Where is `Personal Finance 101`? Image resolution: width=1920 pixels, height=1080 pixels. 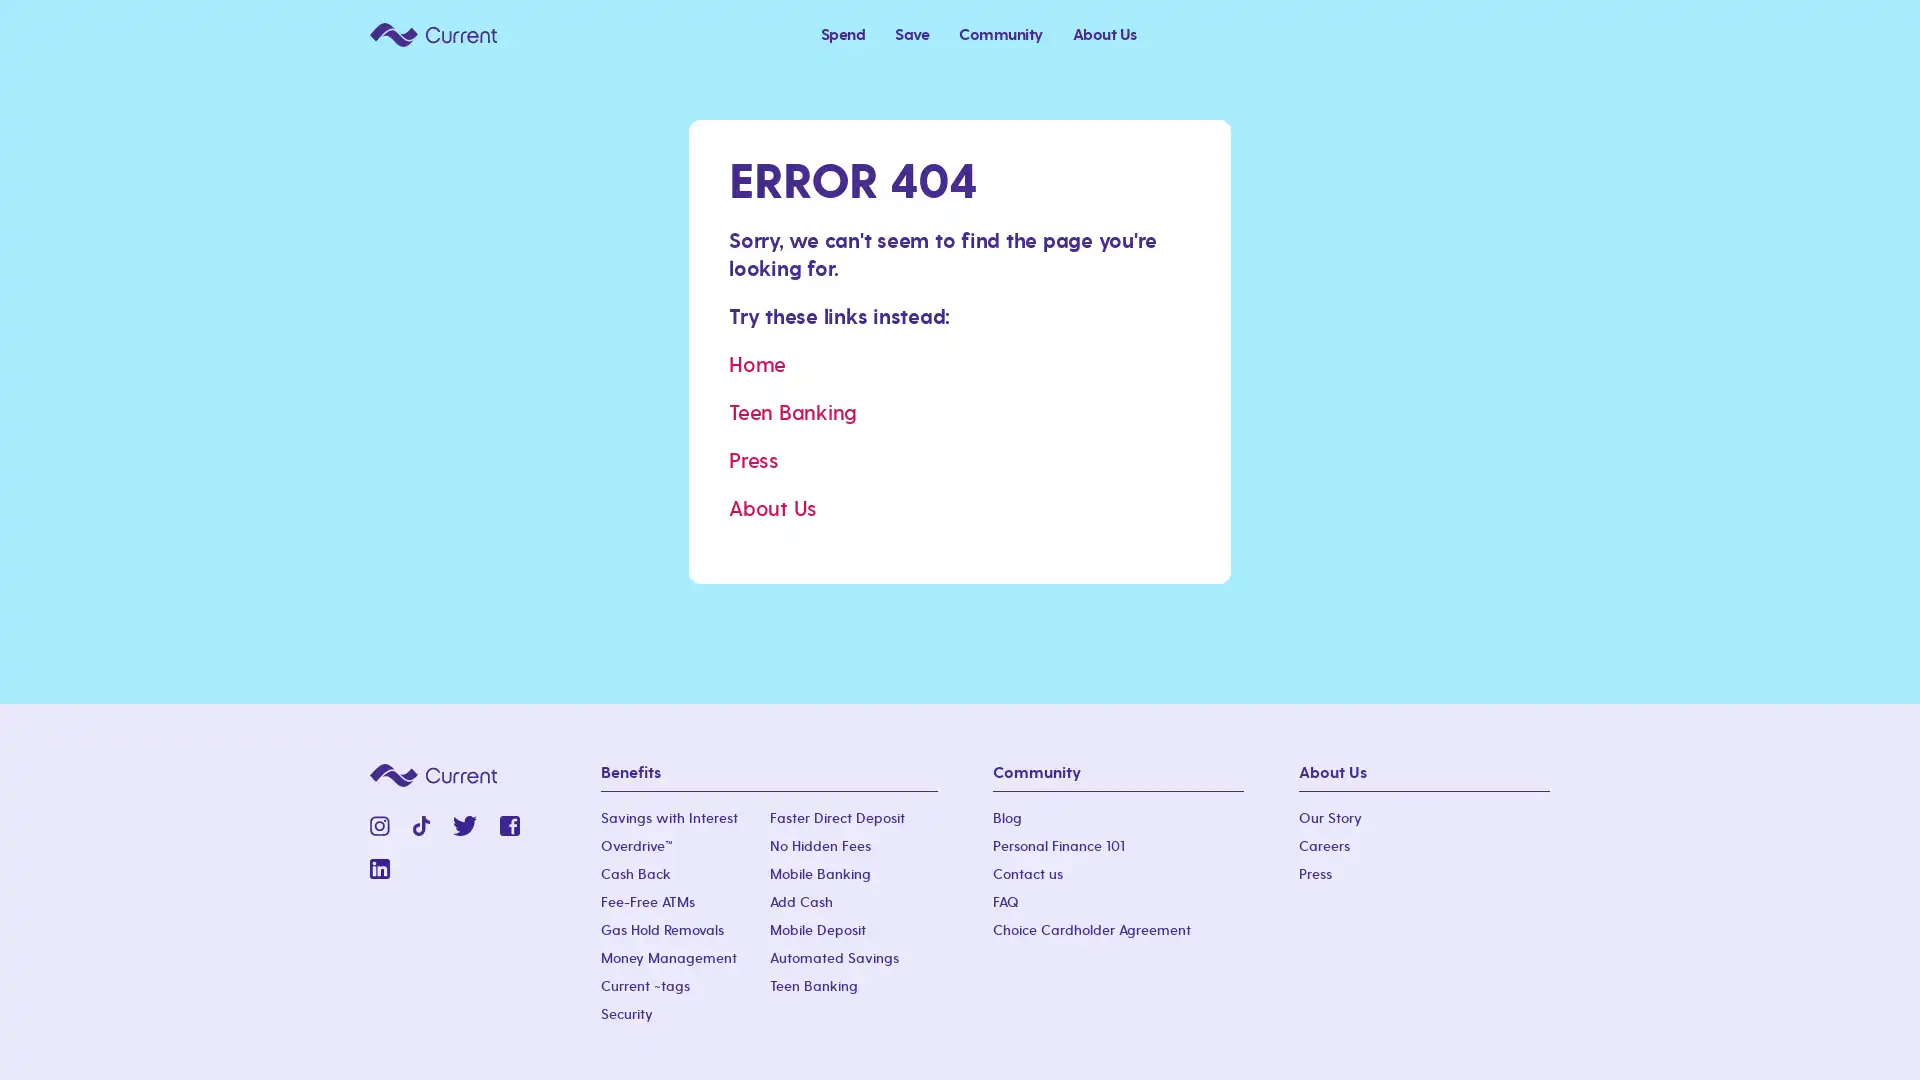
Personal Finance 101 is located at coordinates (1058, 847).